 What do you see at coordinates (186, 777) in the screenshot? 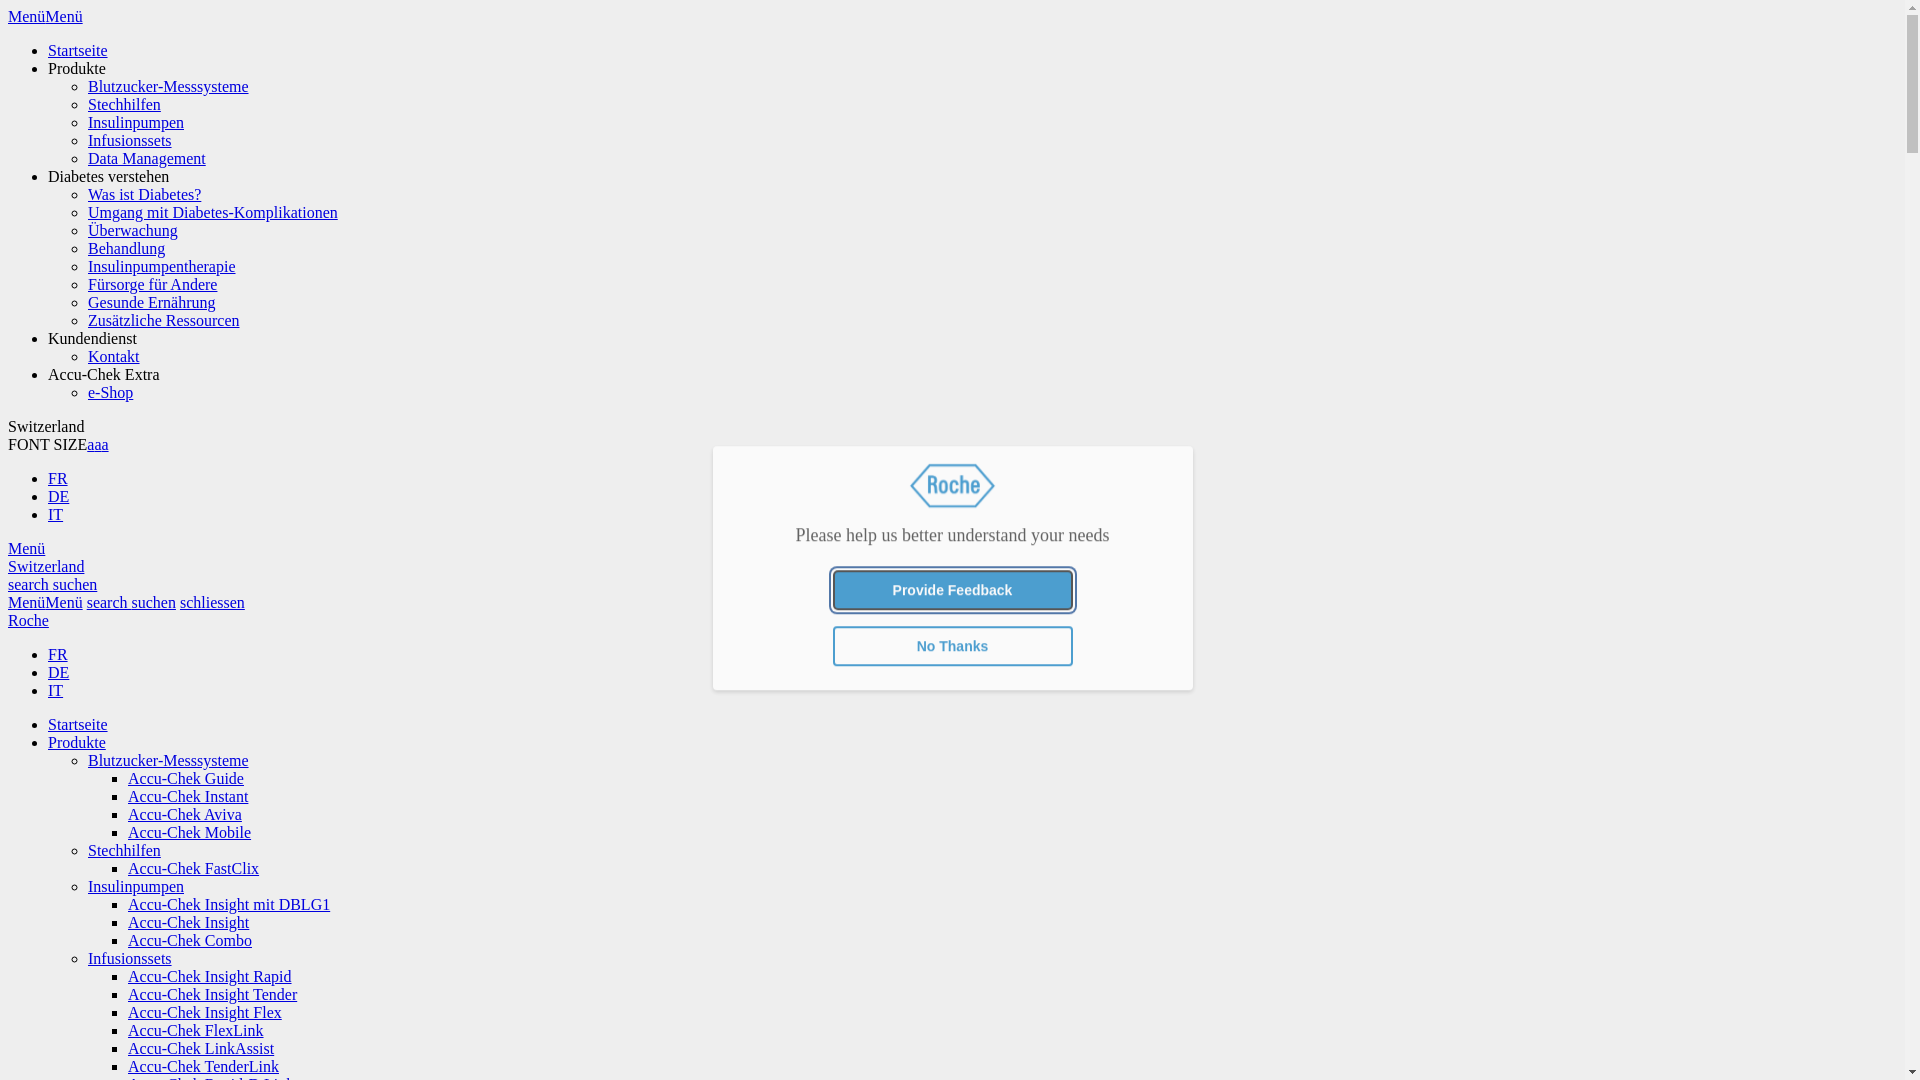
I see `'Accu-Chek Guide'` at bounding box center [186, 777].